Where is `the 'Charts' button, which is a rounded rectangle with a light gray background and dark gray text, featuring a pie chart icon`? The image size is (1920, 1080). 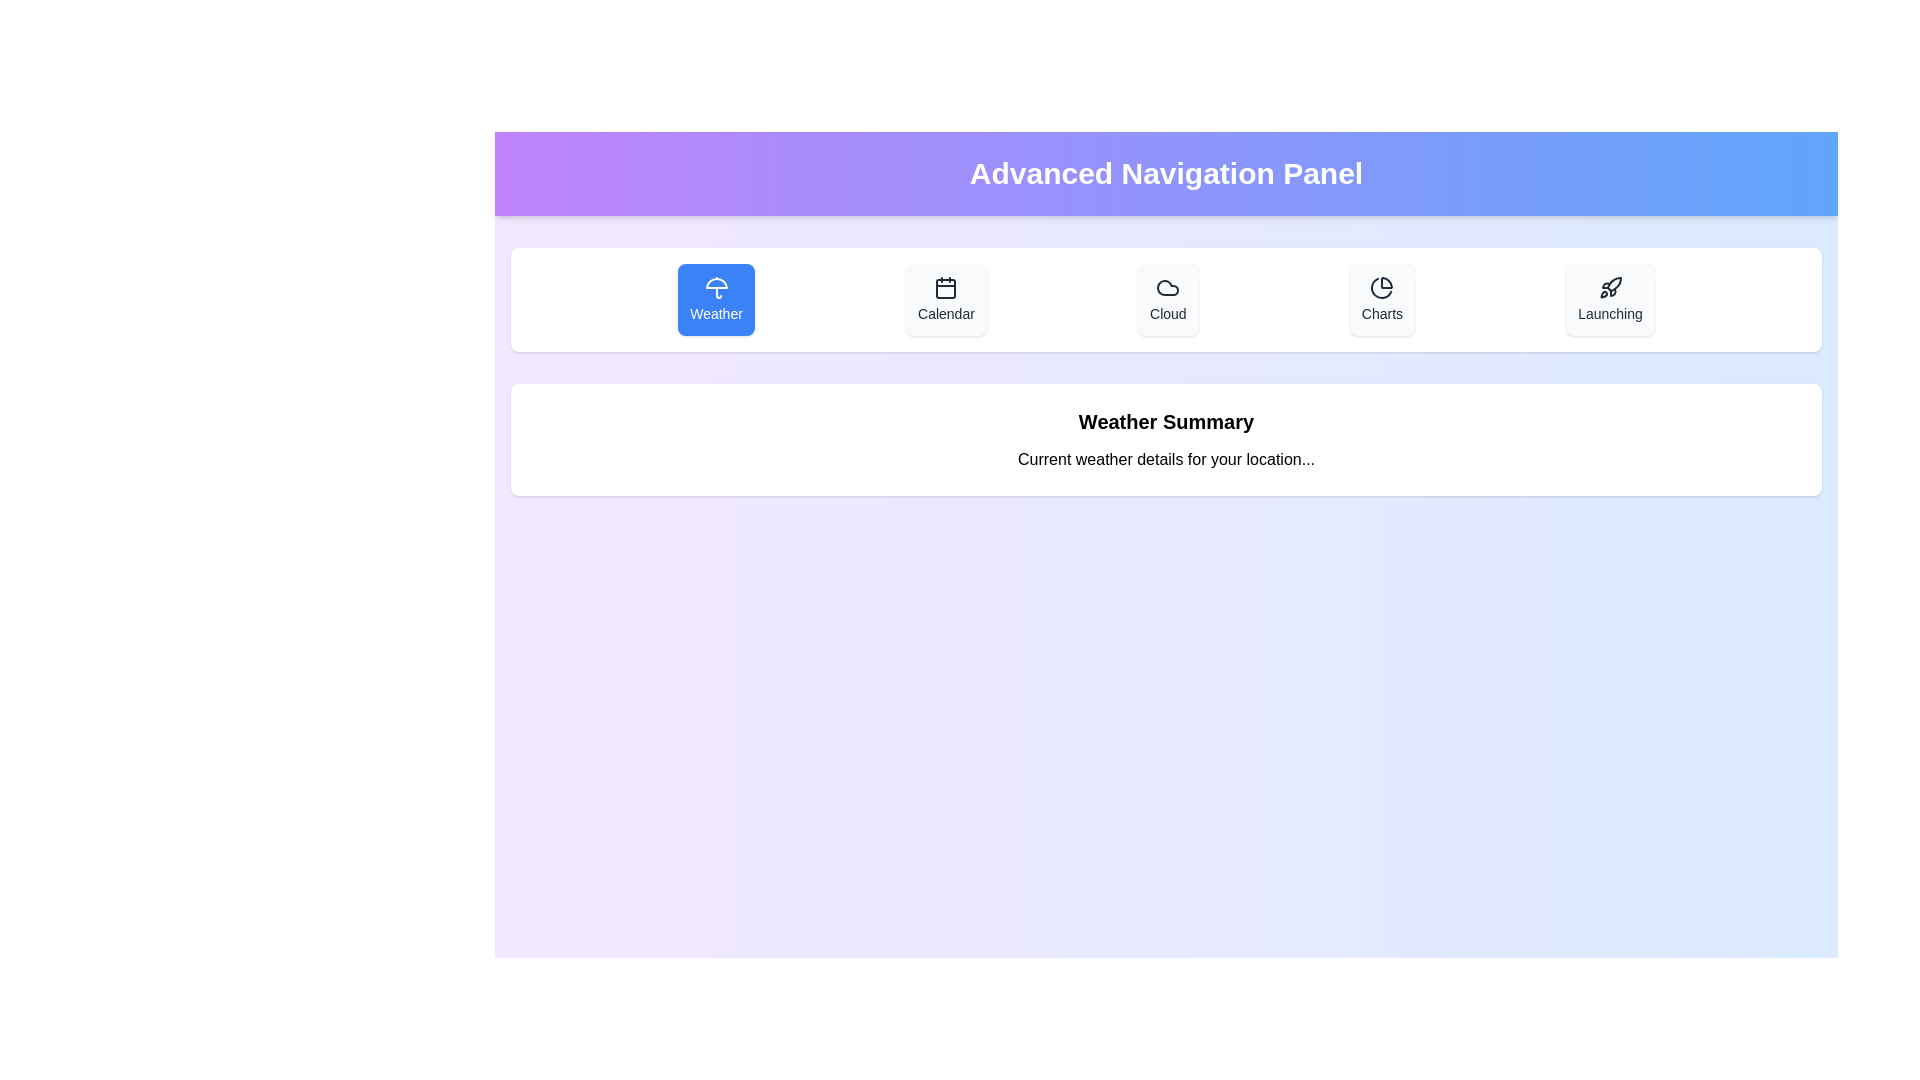
the 'Charts' button, which is a rounded rectangle with a light gray background and dark gray text, featuring a pie chart icon is located at coordinates (1381, 300).